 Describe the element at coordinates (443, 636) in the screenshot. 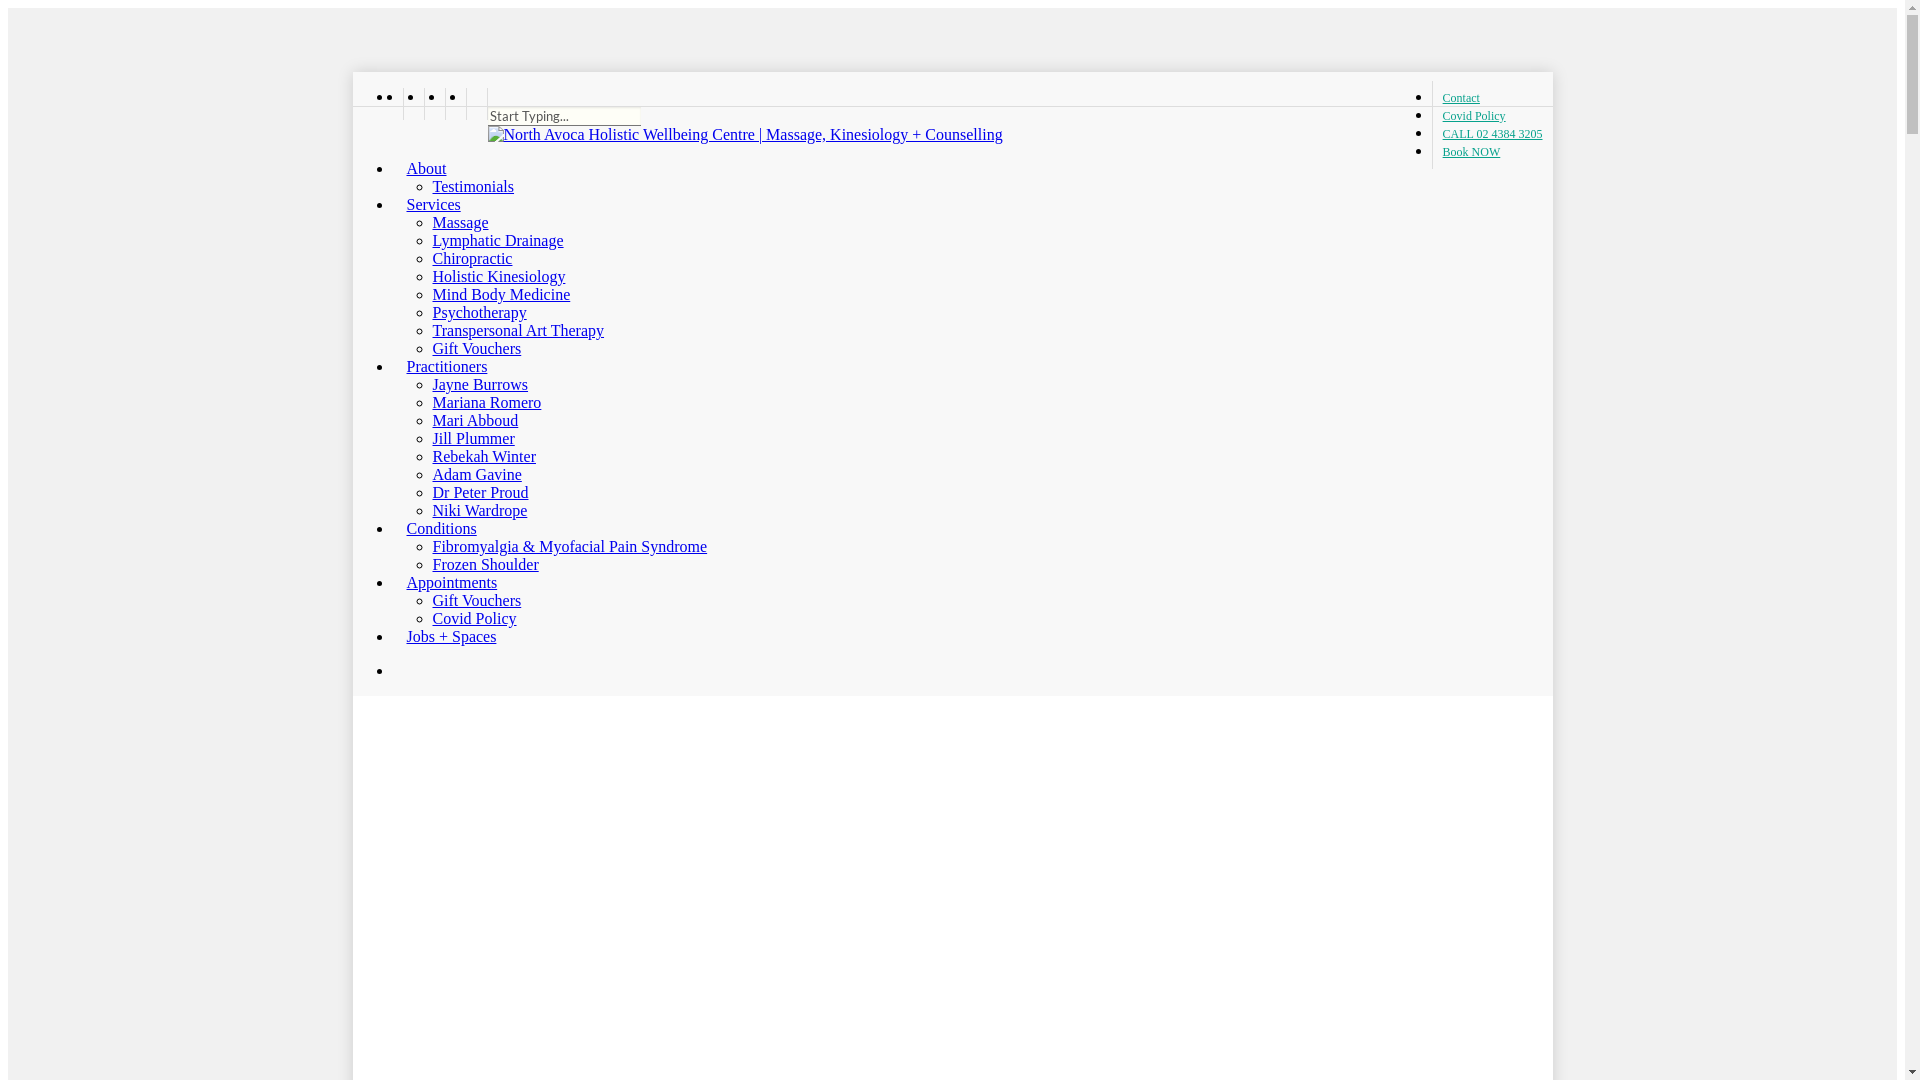

I see `'Jobs + Spaces'` at that location.